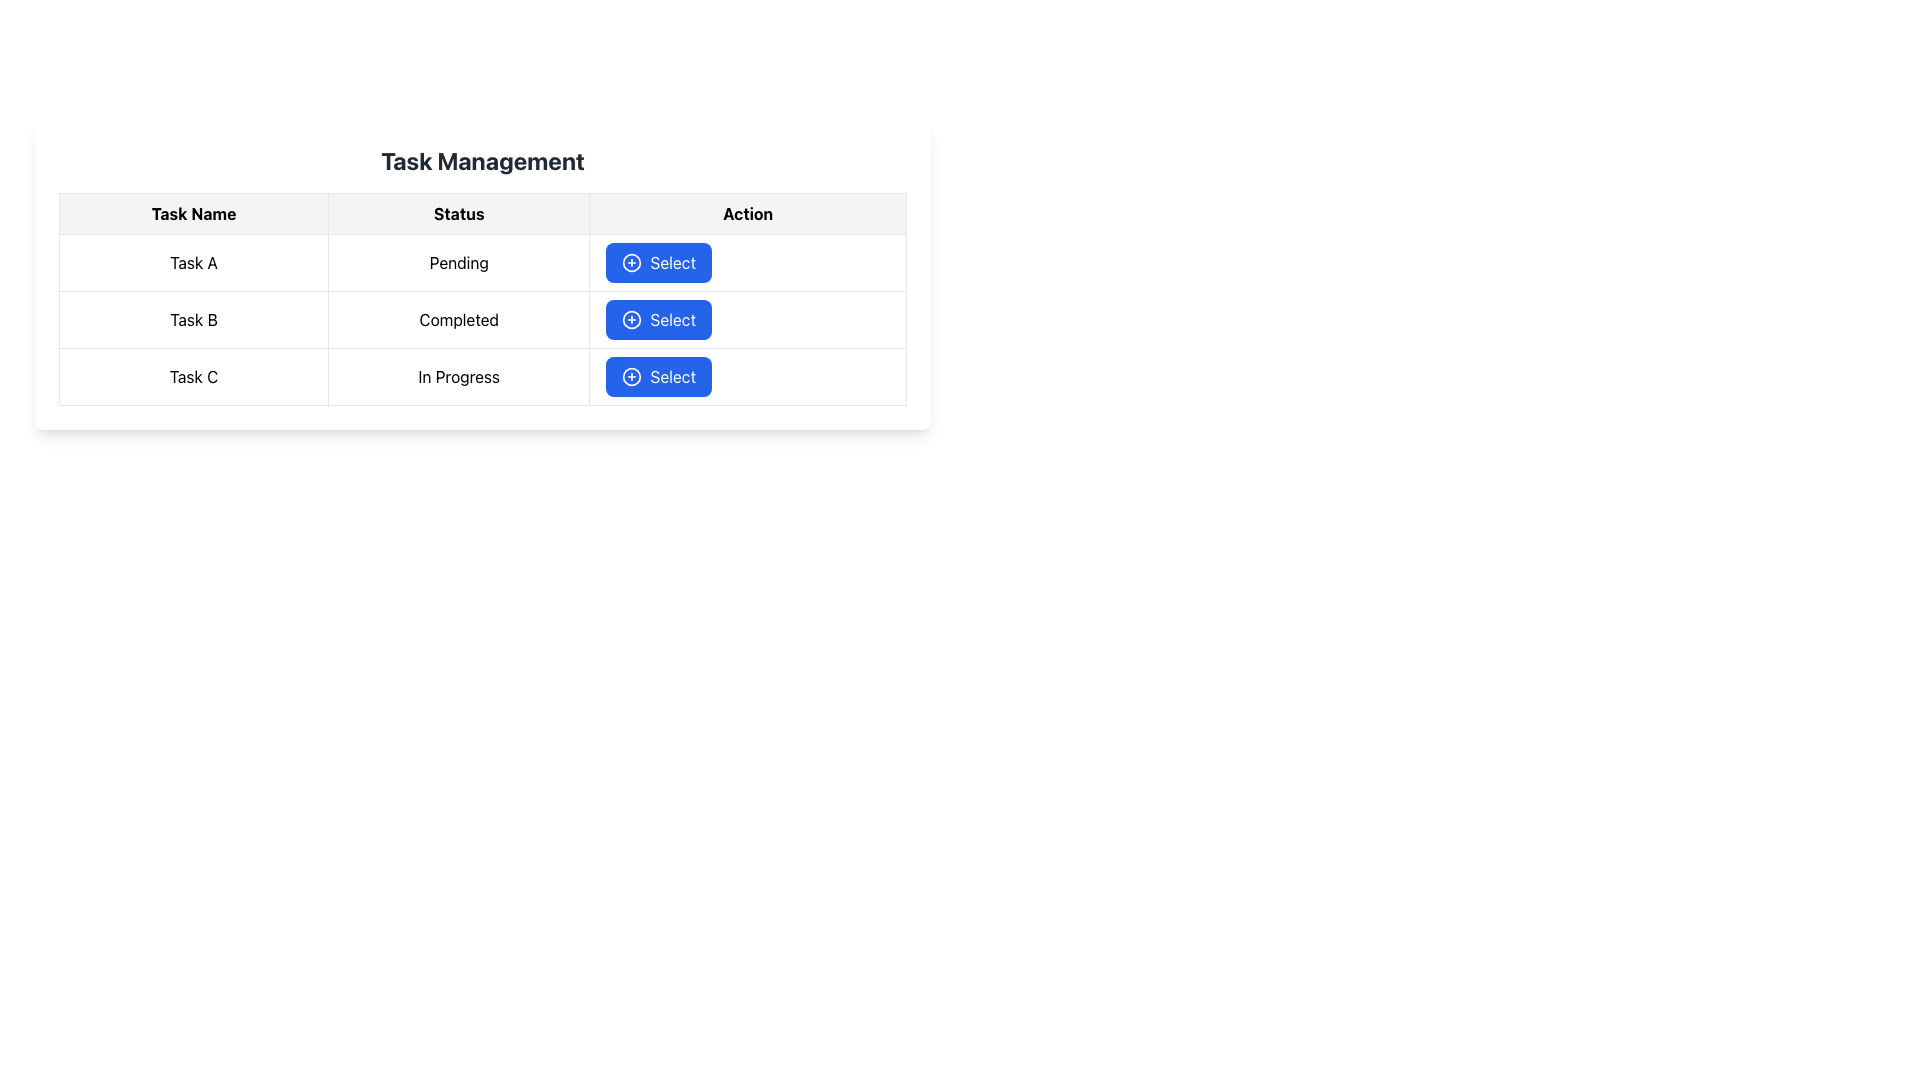  I want to click on the icon within the 'Select' button located in the first row of the 'Action' column in the table, so click(631, 261).